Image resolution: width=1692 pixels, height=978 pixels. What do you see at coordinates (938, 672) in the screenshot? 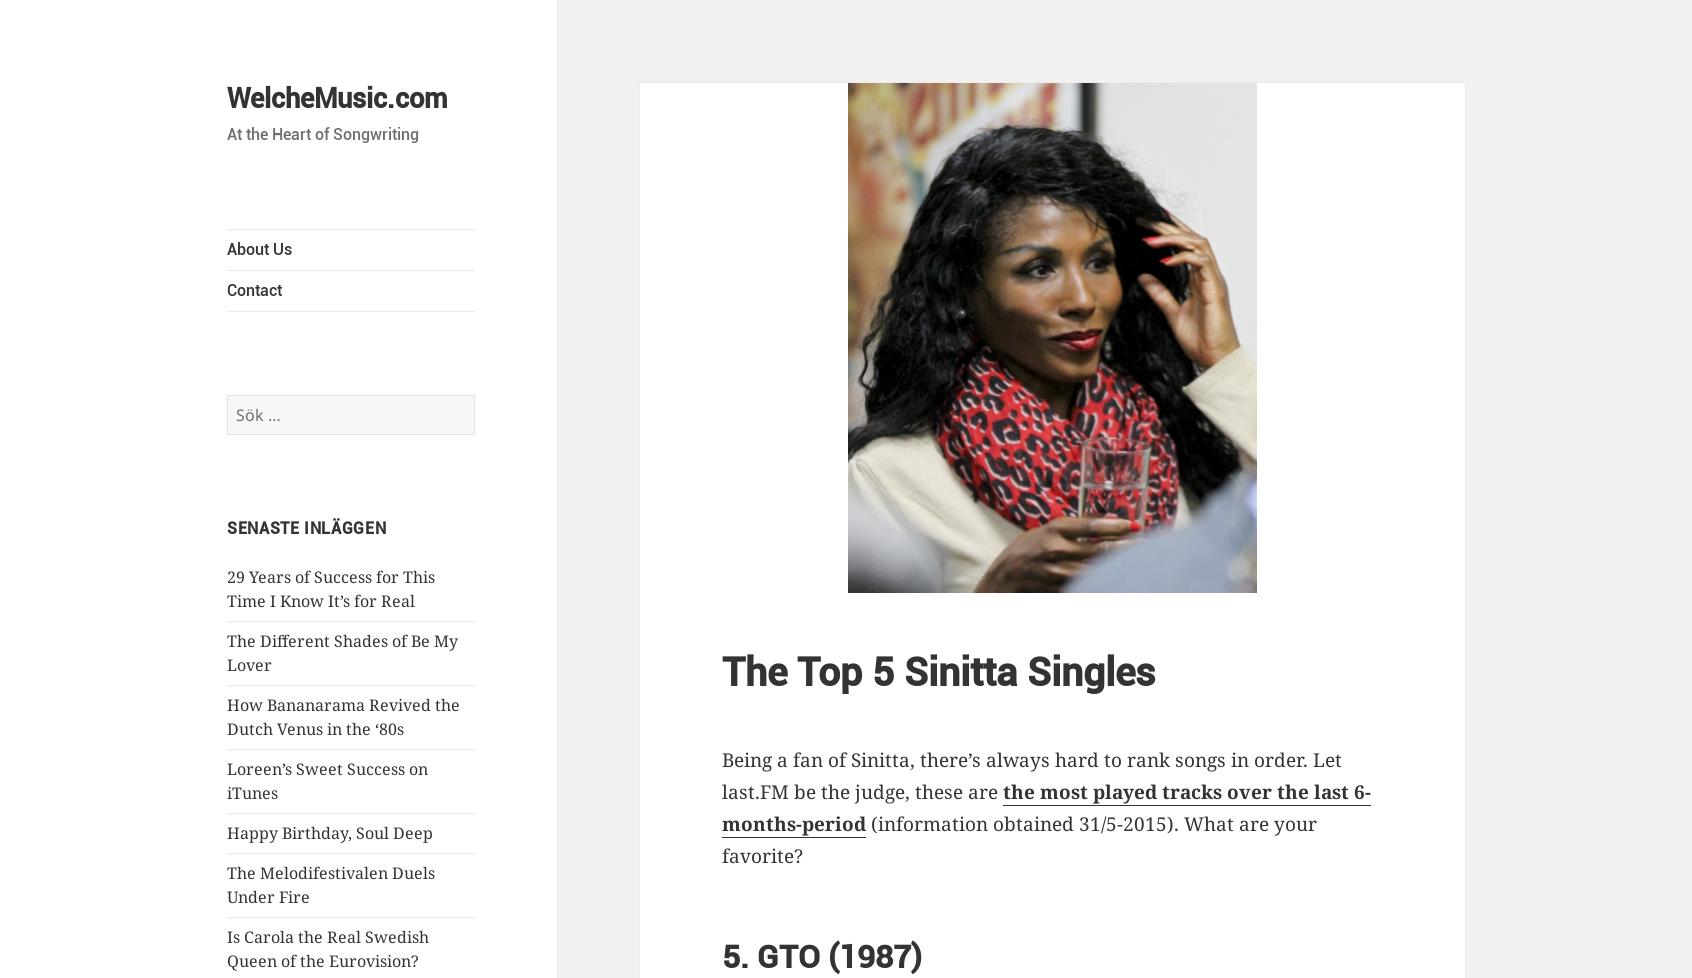
I see `'The Top 5 Sinitta Singles'` at bounding box center [938, 672].